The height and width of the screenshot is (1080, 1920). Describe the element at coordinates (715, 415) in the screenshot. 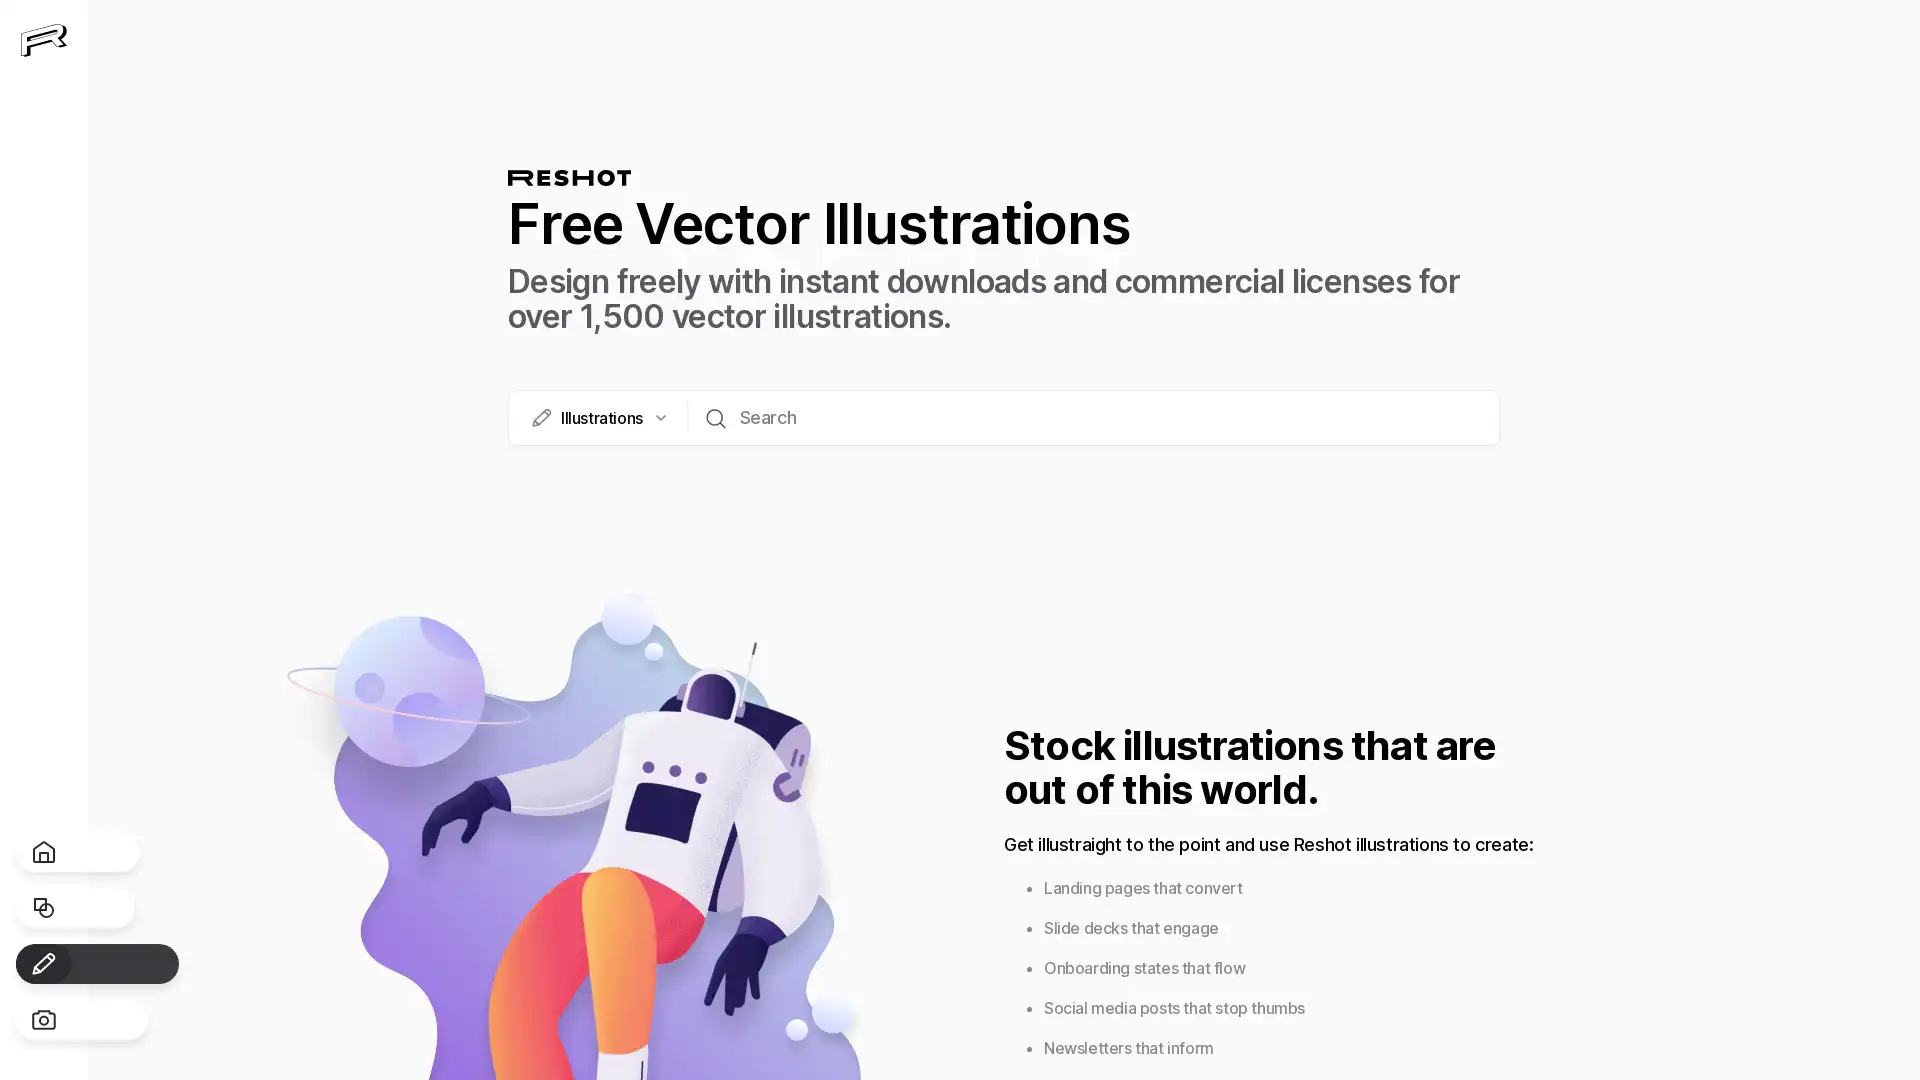

I see `Search` at that location.